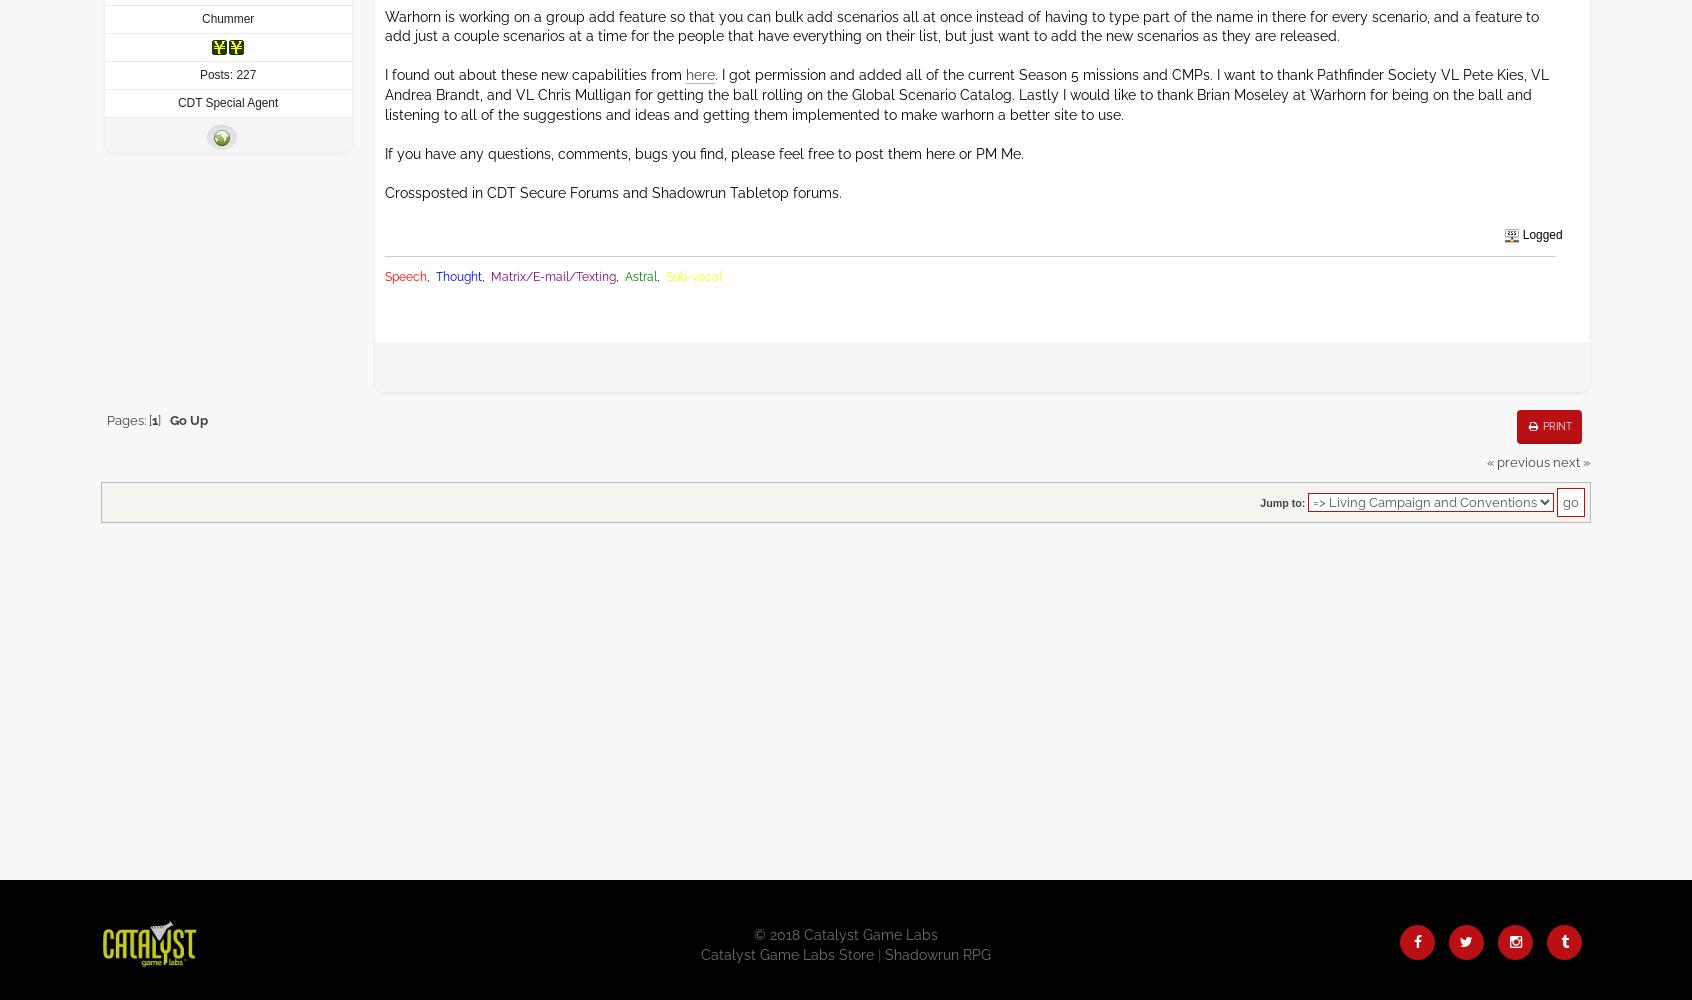 The height and width of the screenshot is (1000, 1692). What do you see at coordinates (1486, 461) in the screenshot?
I see `'« previous'` at bounding box center [1486, 461].